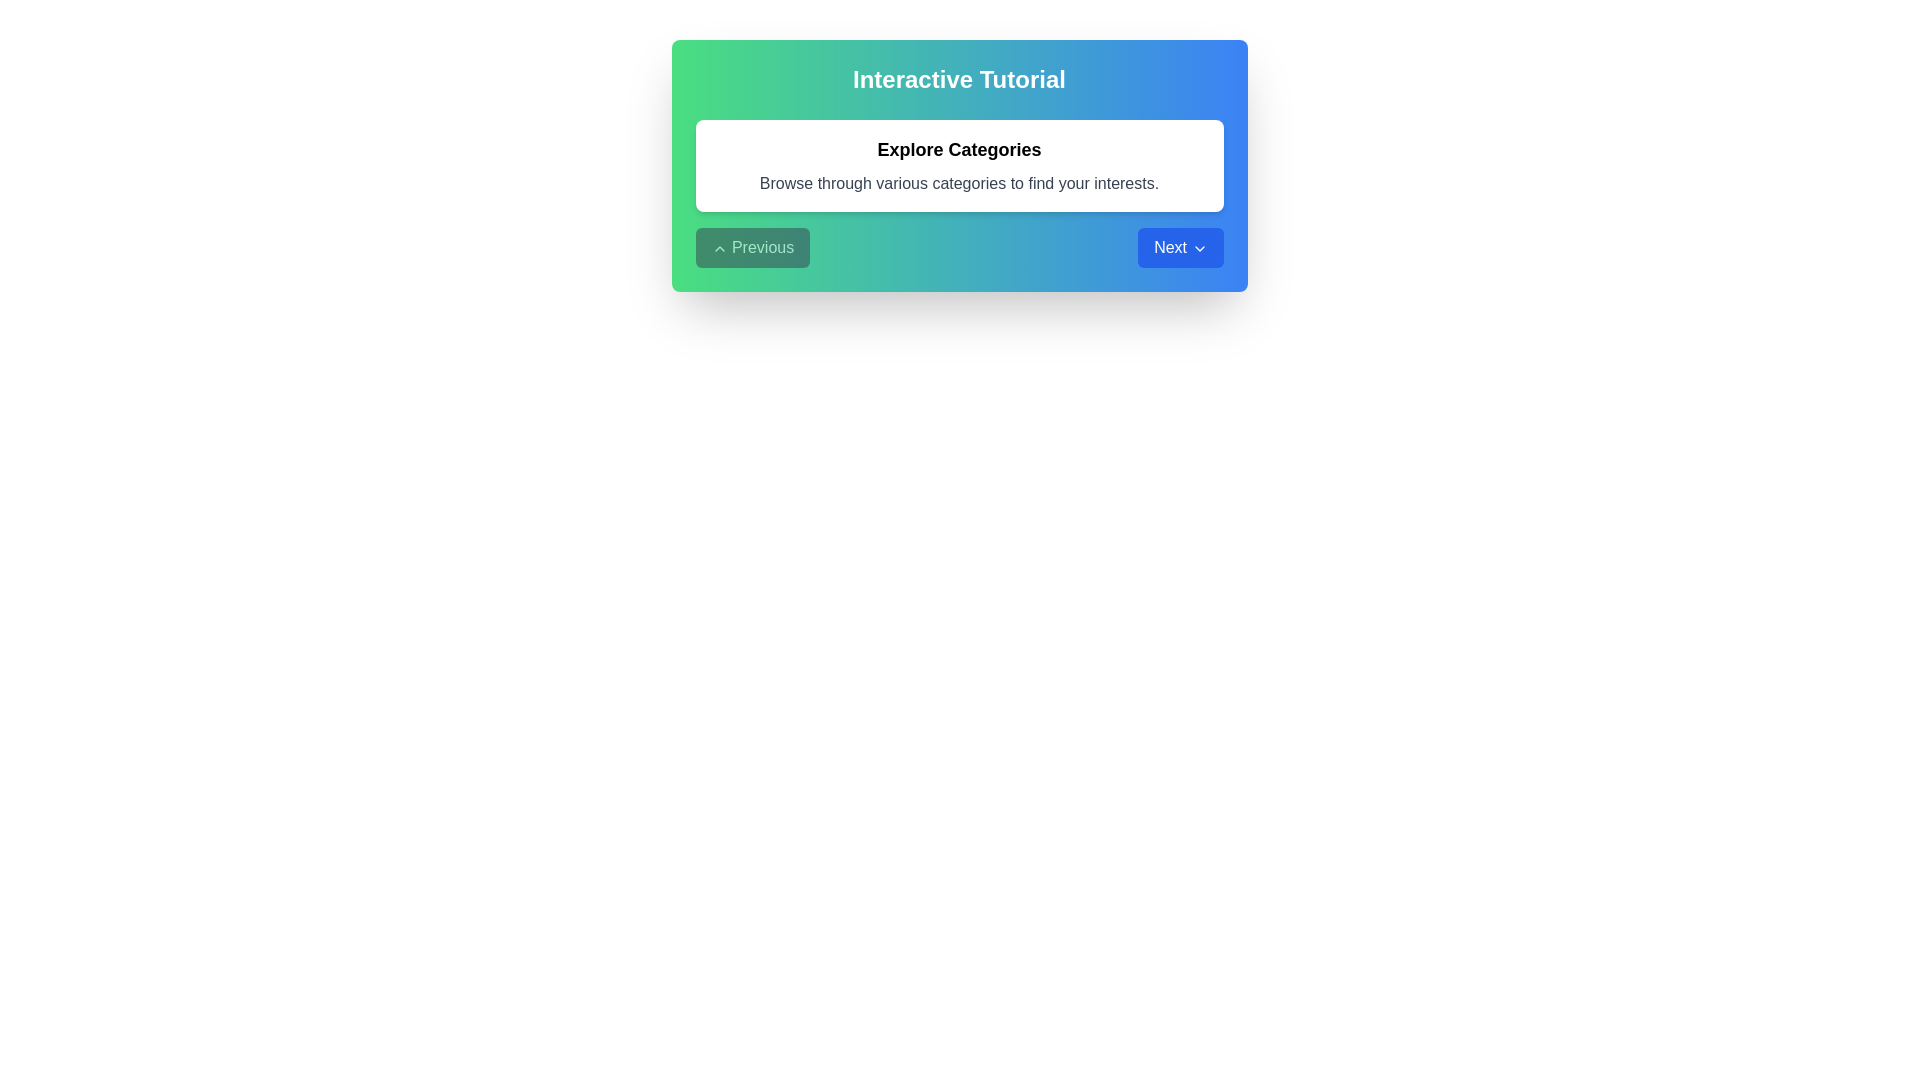 This screenshot has width=1920, height=1080. Describe the element at coordinates (1180, 246) in the screenshot. I see `the 'Next' button to navigate to the next step` at that location.